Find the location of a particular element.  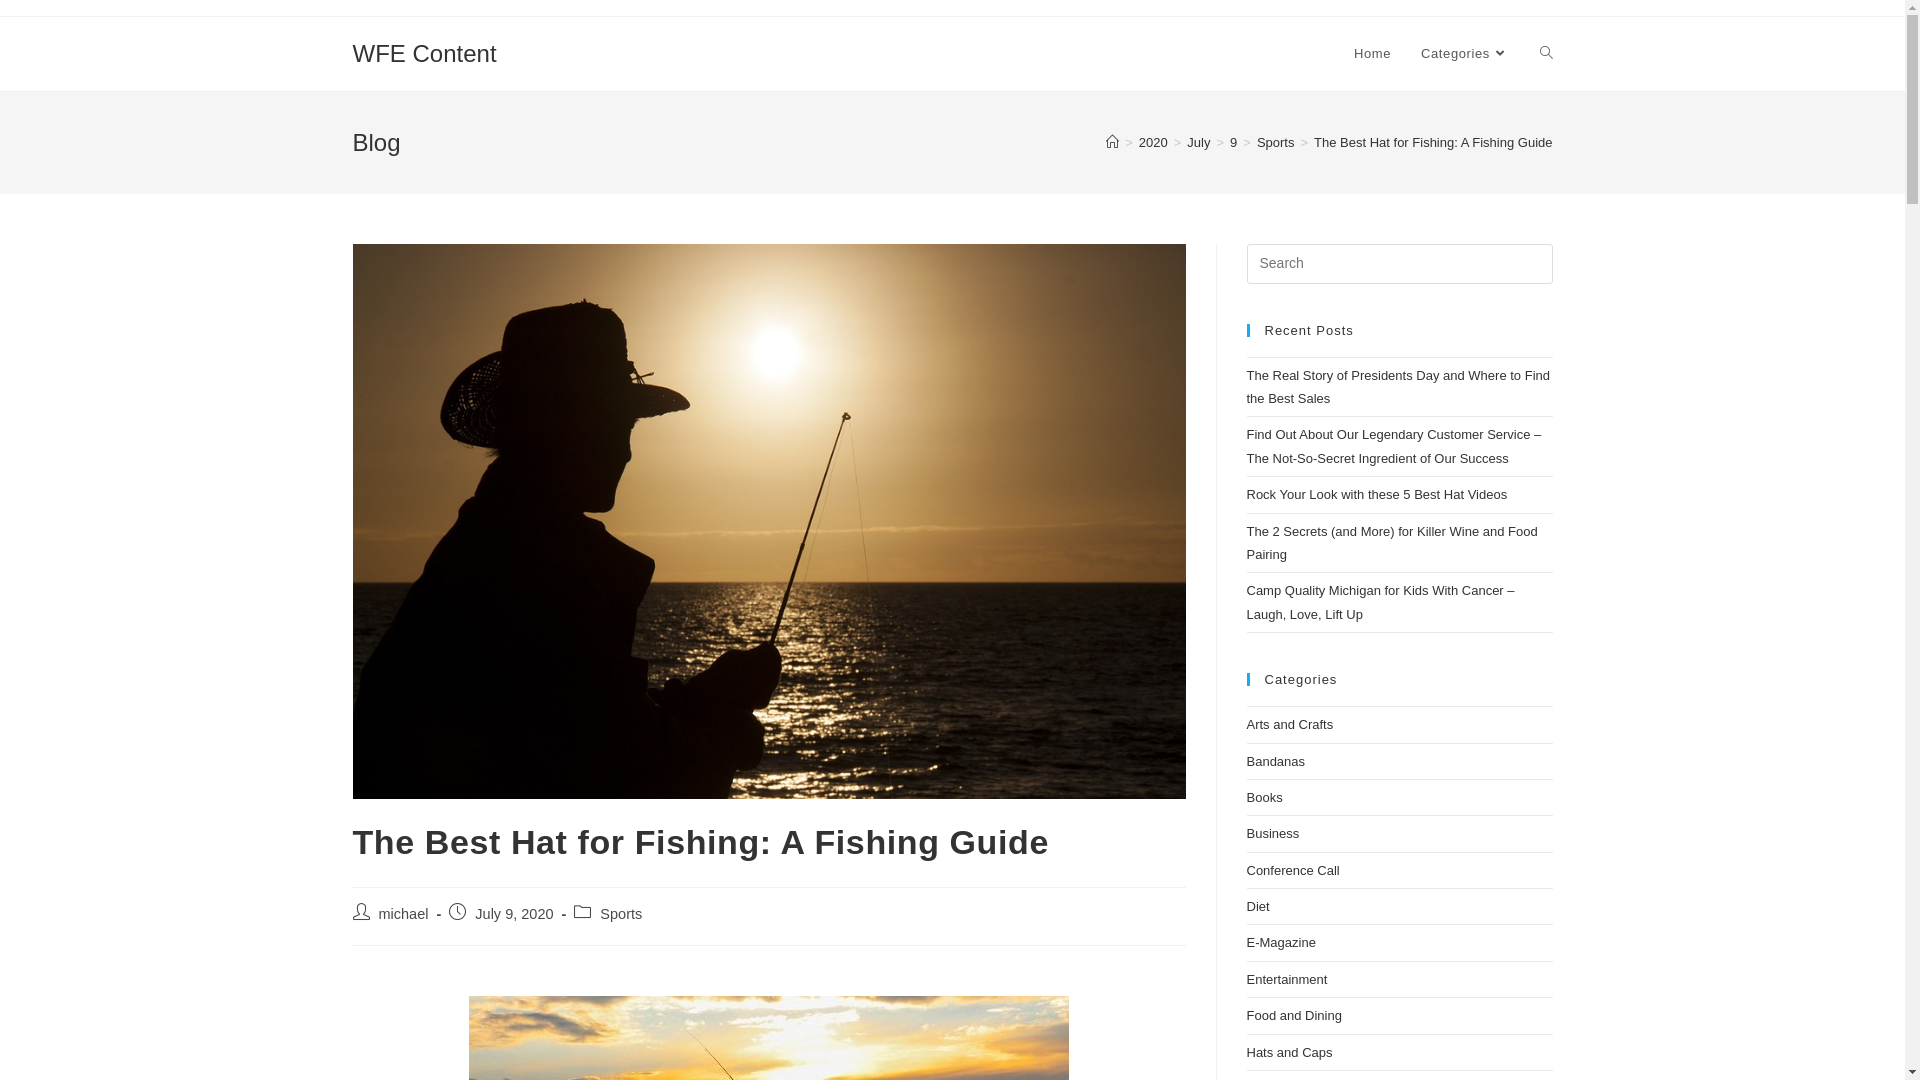

'Diet' is located at coordinates (1256, 906).